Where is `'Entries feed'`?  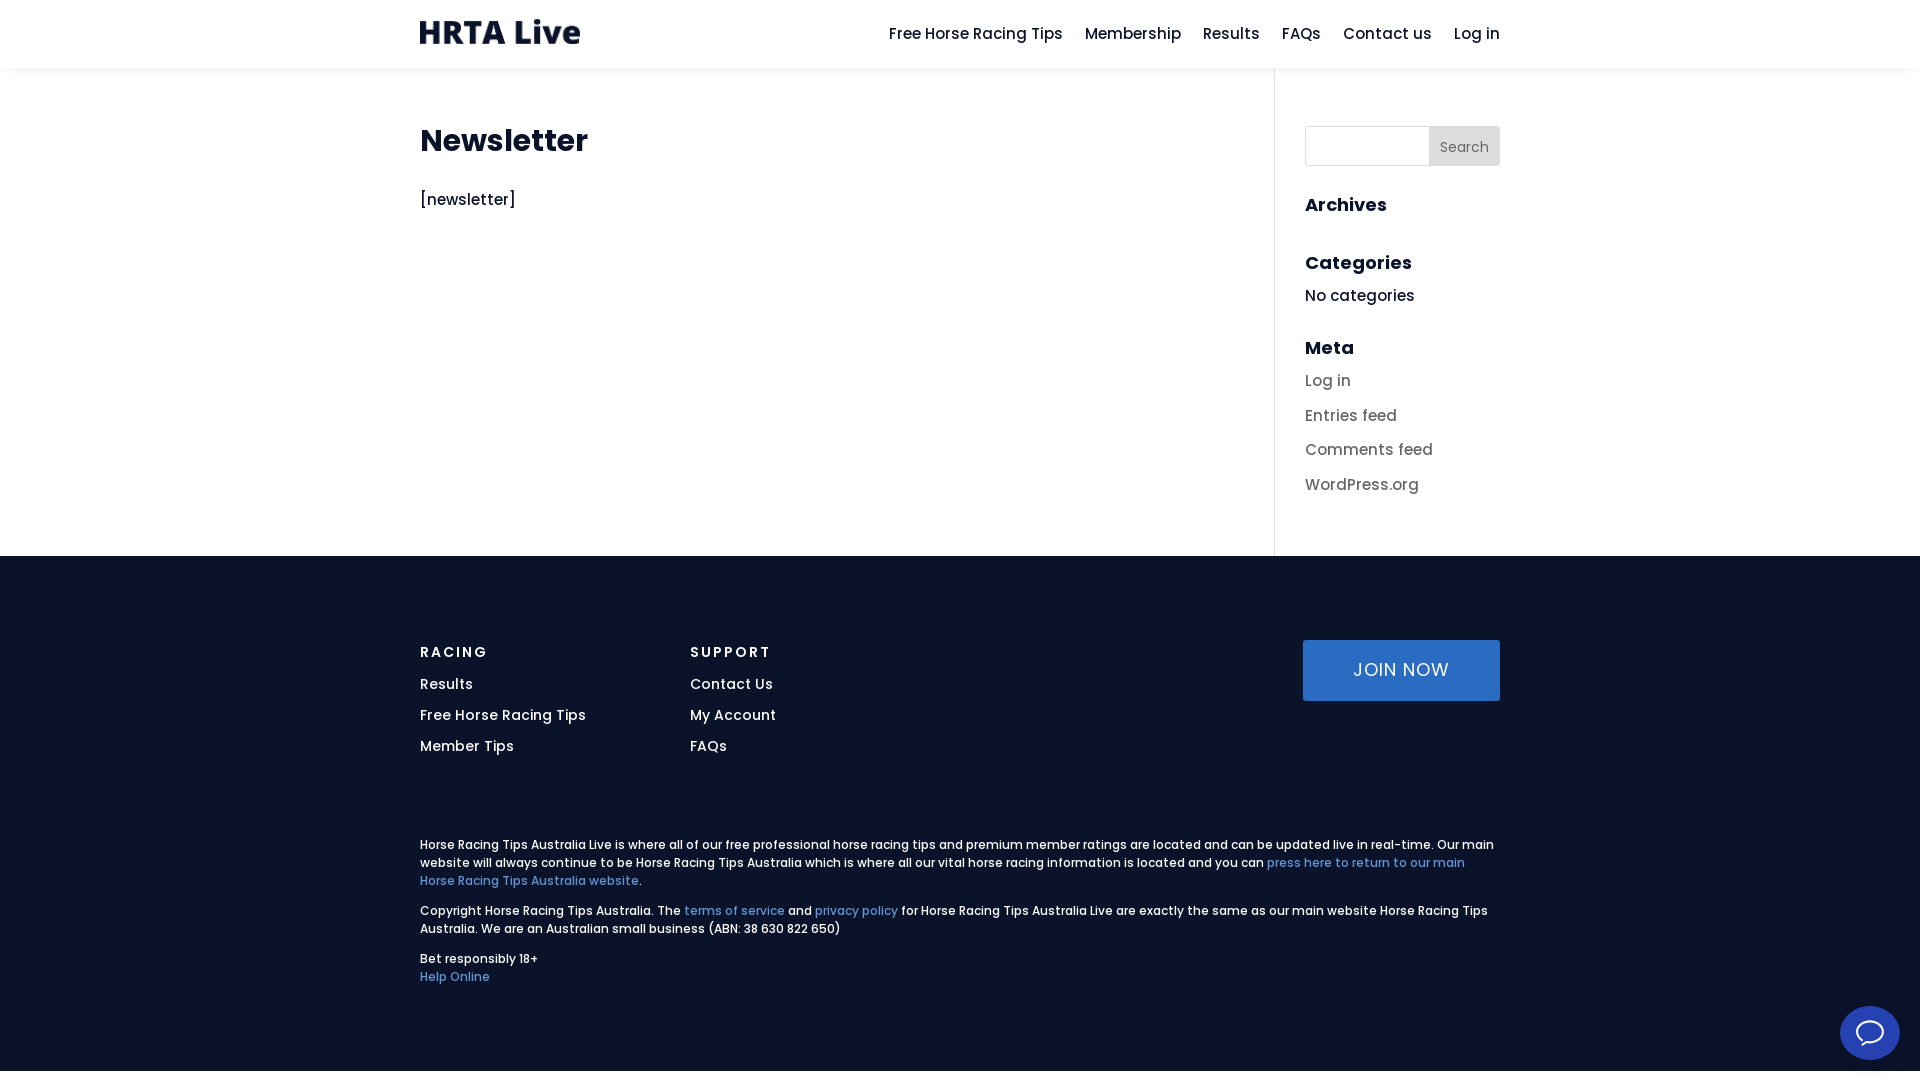 'Entries feed' is located at coordinates (1305, 414).